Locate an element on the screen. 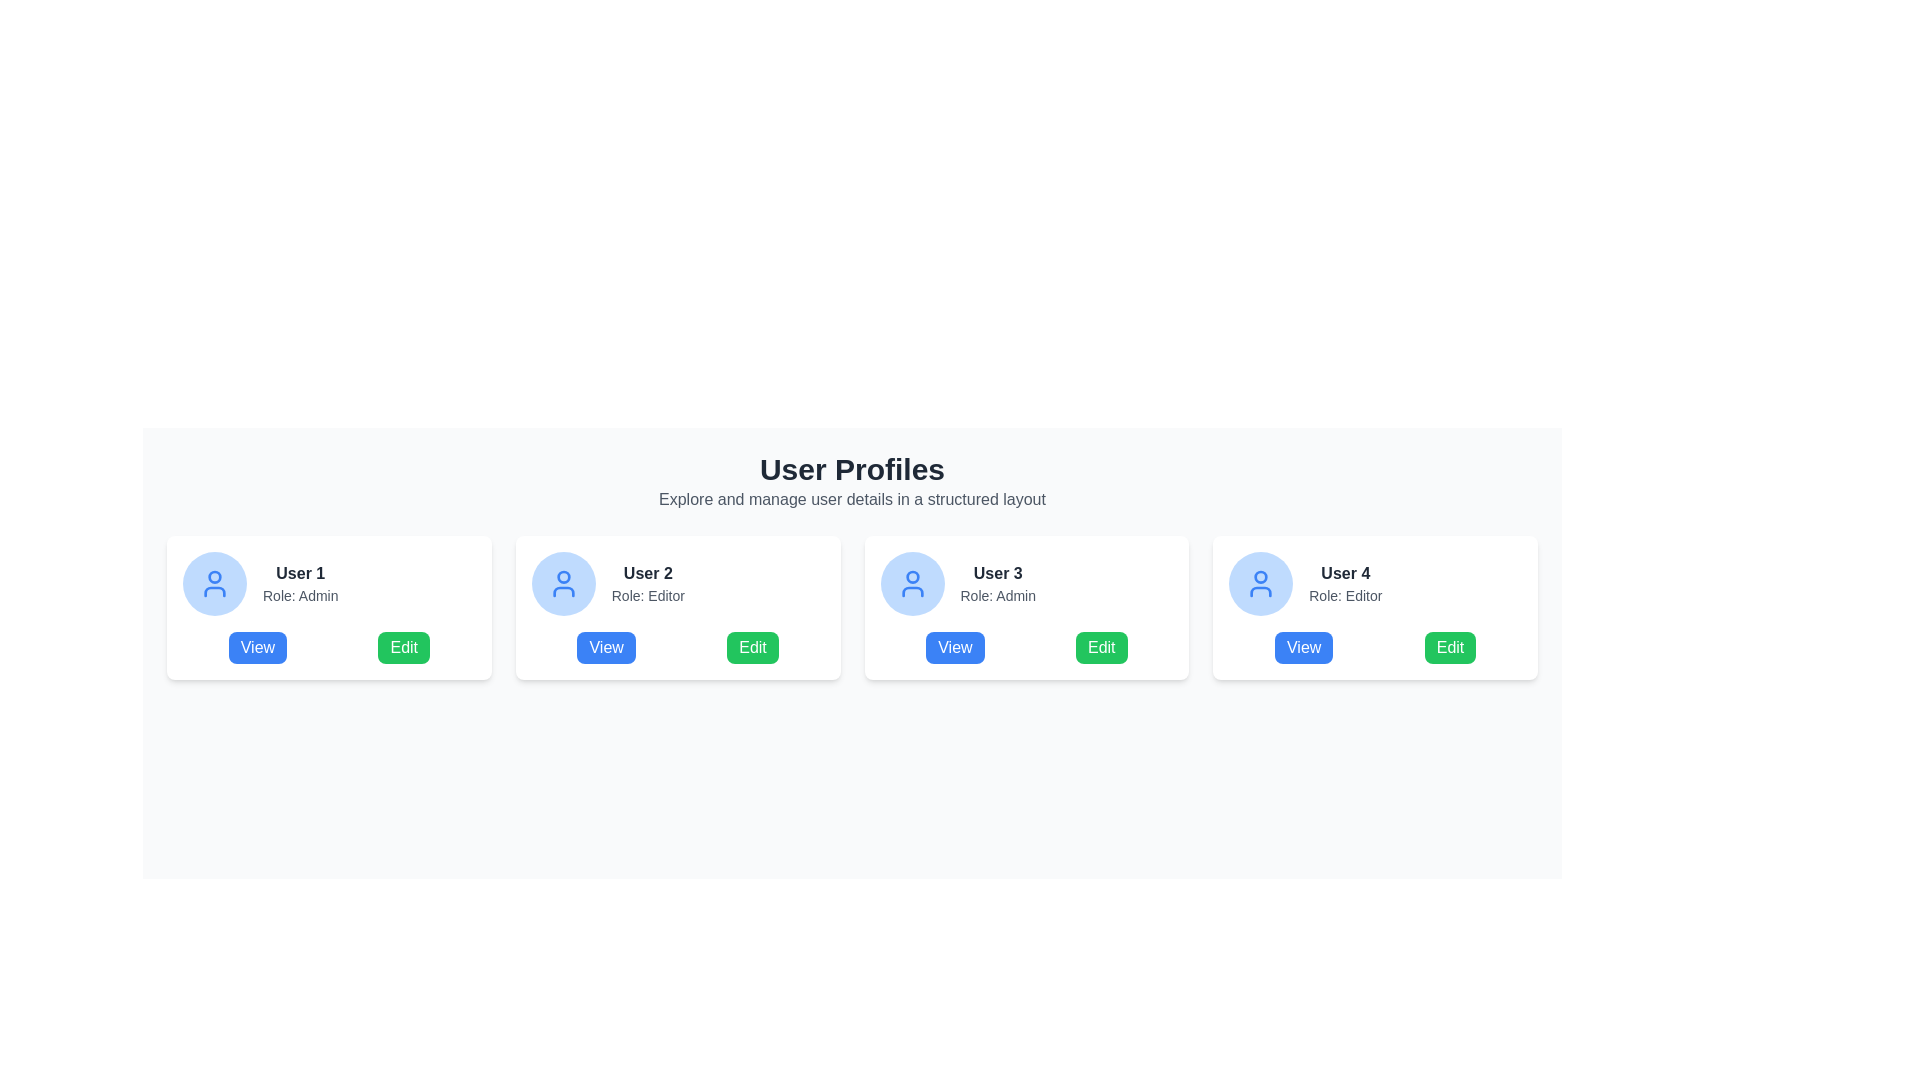 The height and width of the screenshot is (1080, 1920). the 'View' button with a blue background and white text located in the lower-left section of the 'User 1' card is located at coordinates (256, 648).